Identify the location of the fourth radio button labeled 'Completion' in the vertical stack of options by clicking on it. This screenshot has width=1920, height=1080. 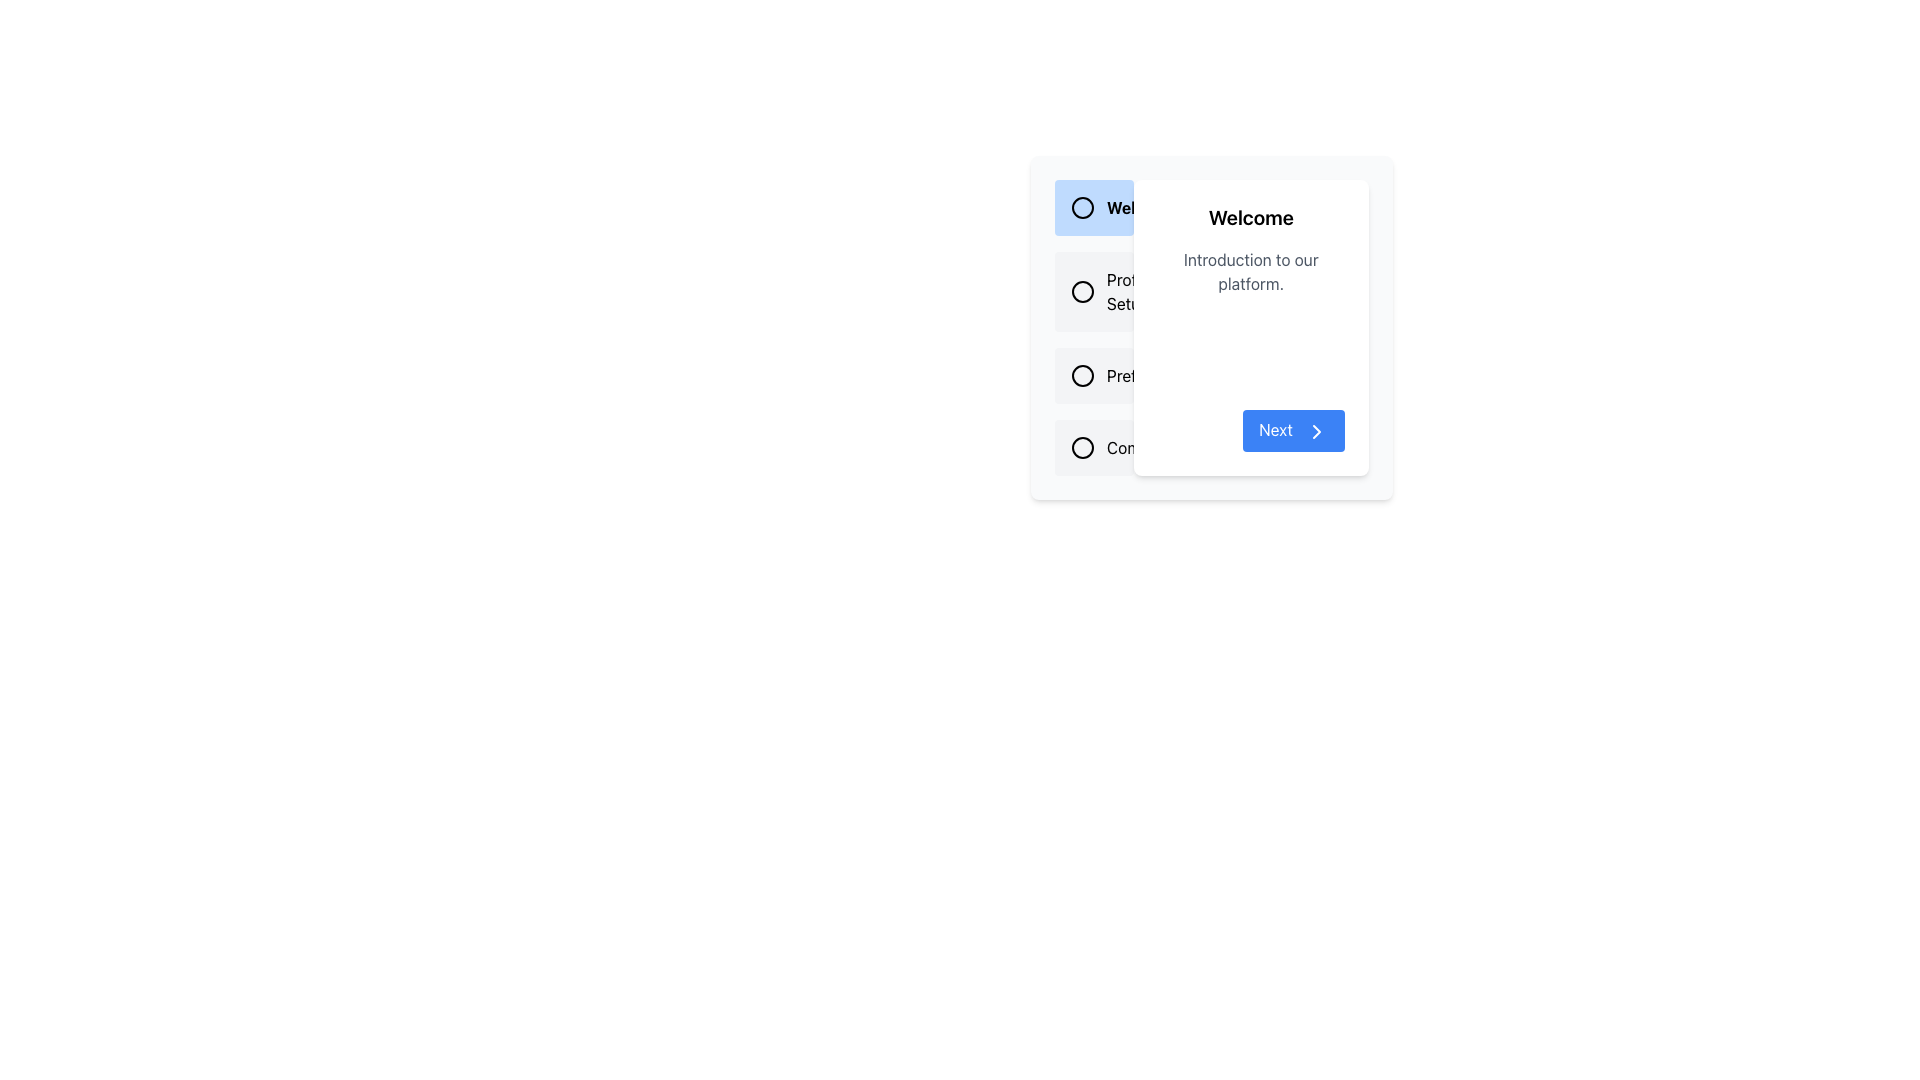
(1093, 446).